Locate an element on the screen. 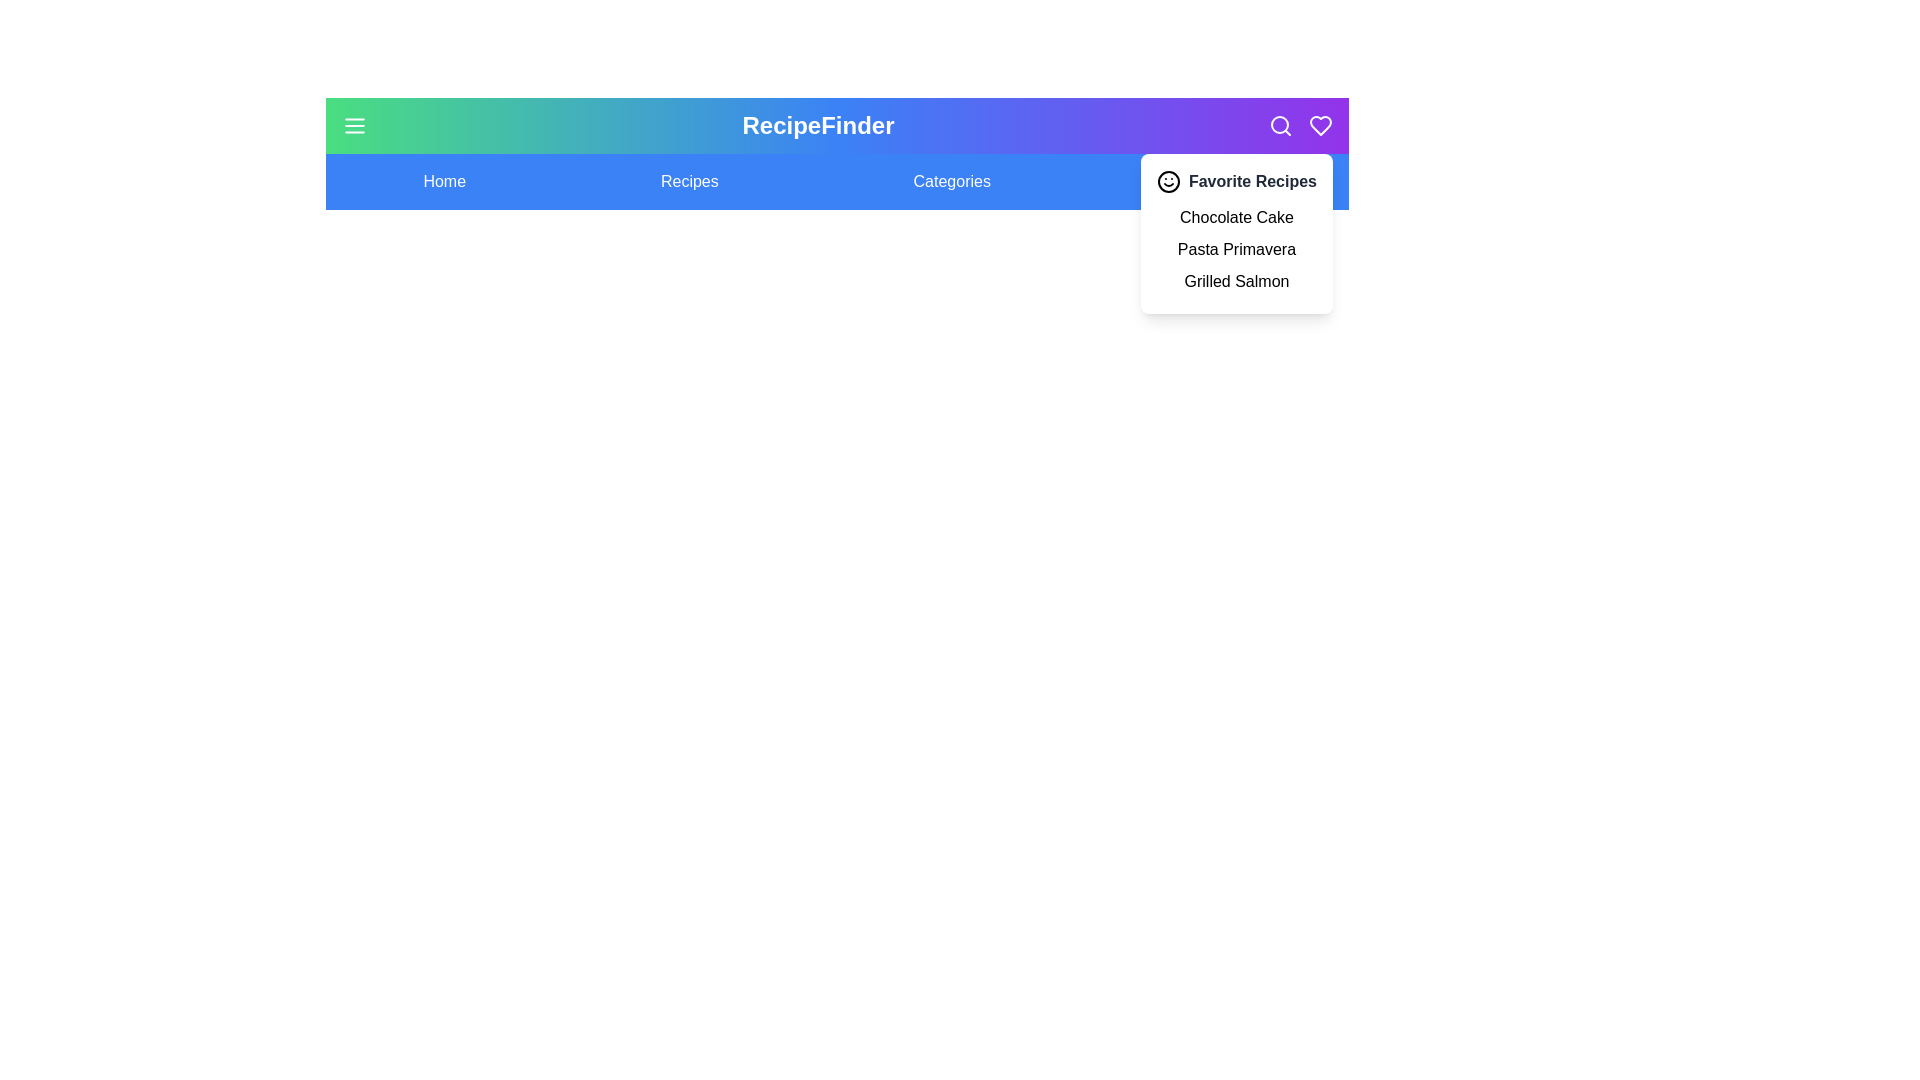 The height and width of the screenshot is (1080, 1920). the heart_icon to observe its hover effect is located at coordinates (1320, 126).